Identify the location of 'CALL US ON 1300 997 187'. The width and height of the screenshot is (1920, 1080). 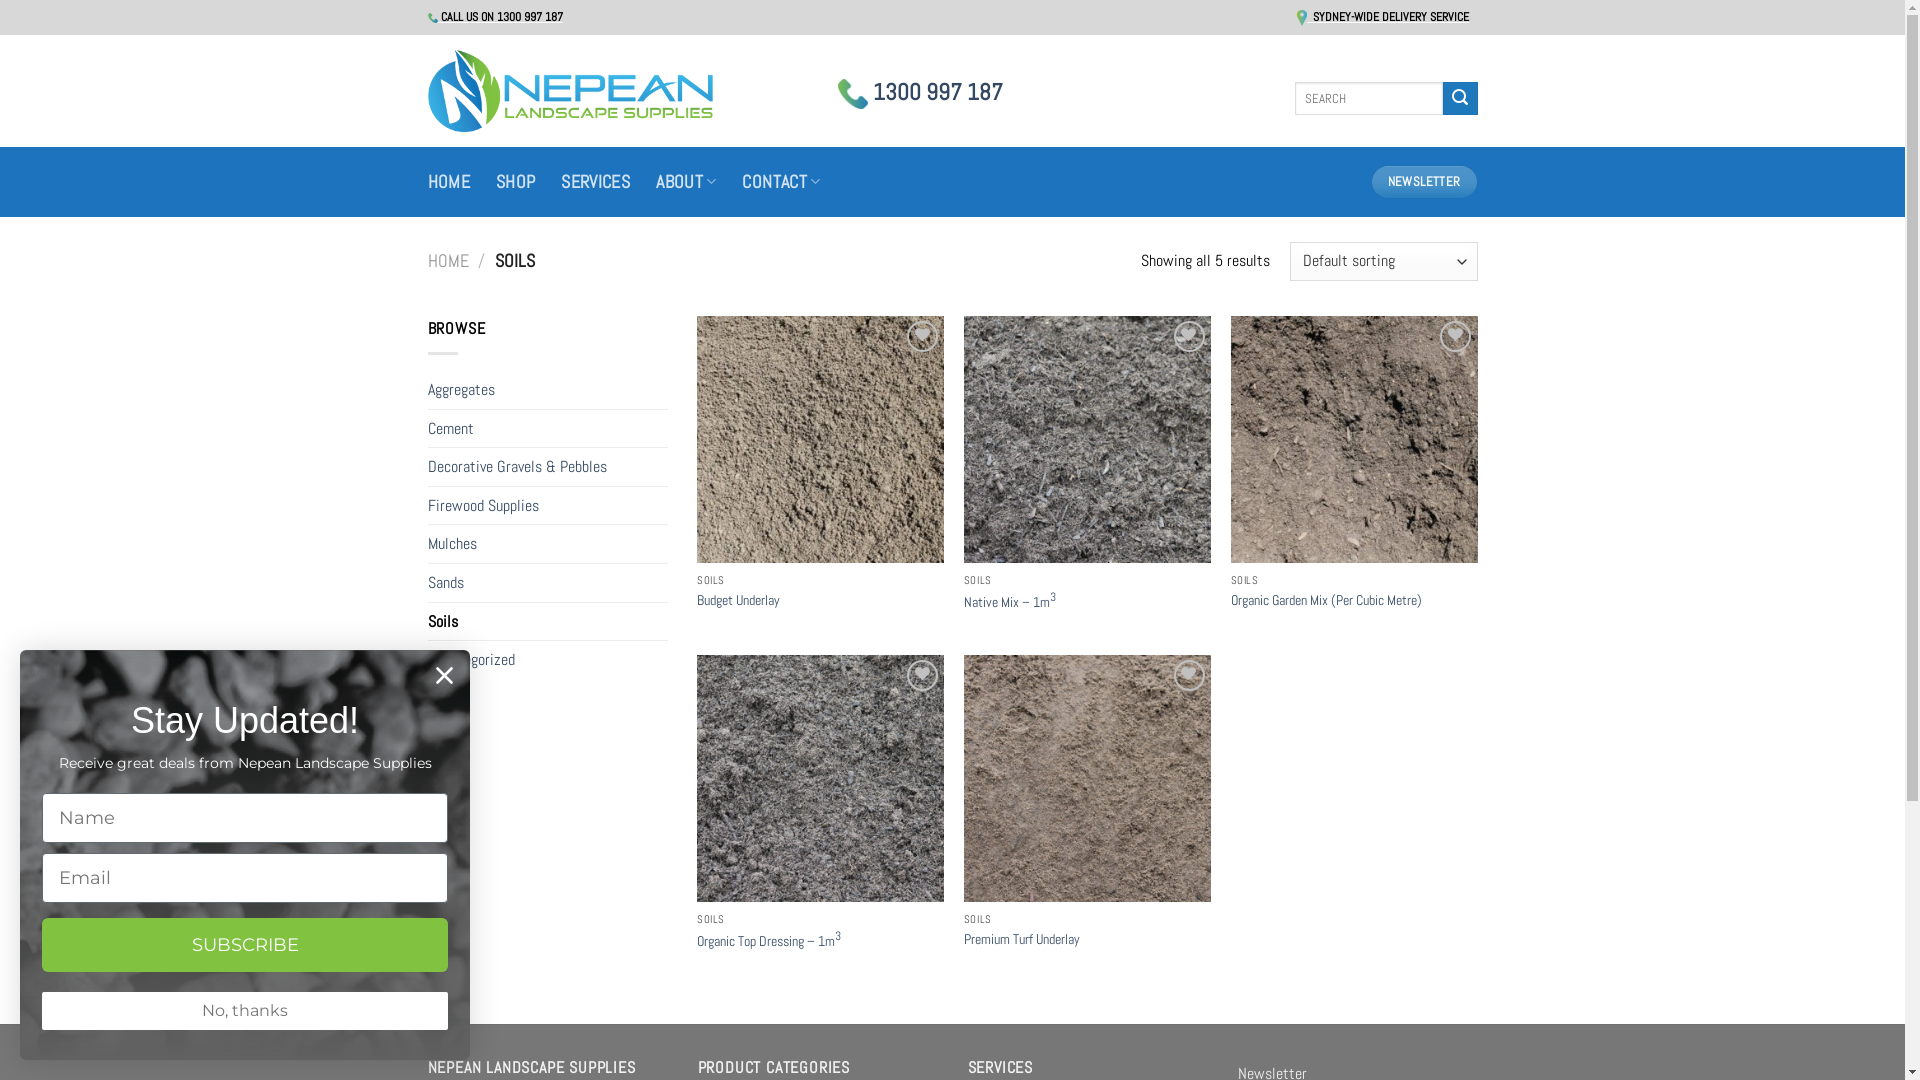
(426, 16).